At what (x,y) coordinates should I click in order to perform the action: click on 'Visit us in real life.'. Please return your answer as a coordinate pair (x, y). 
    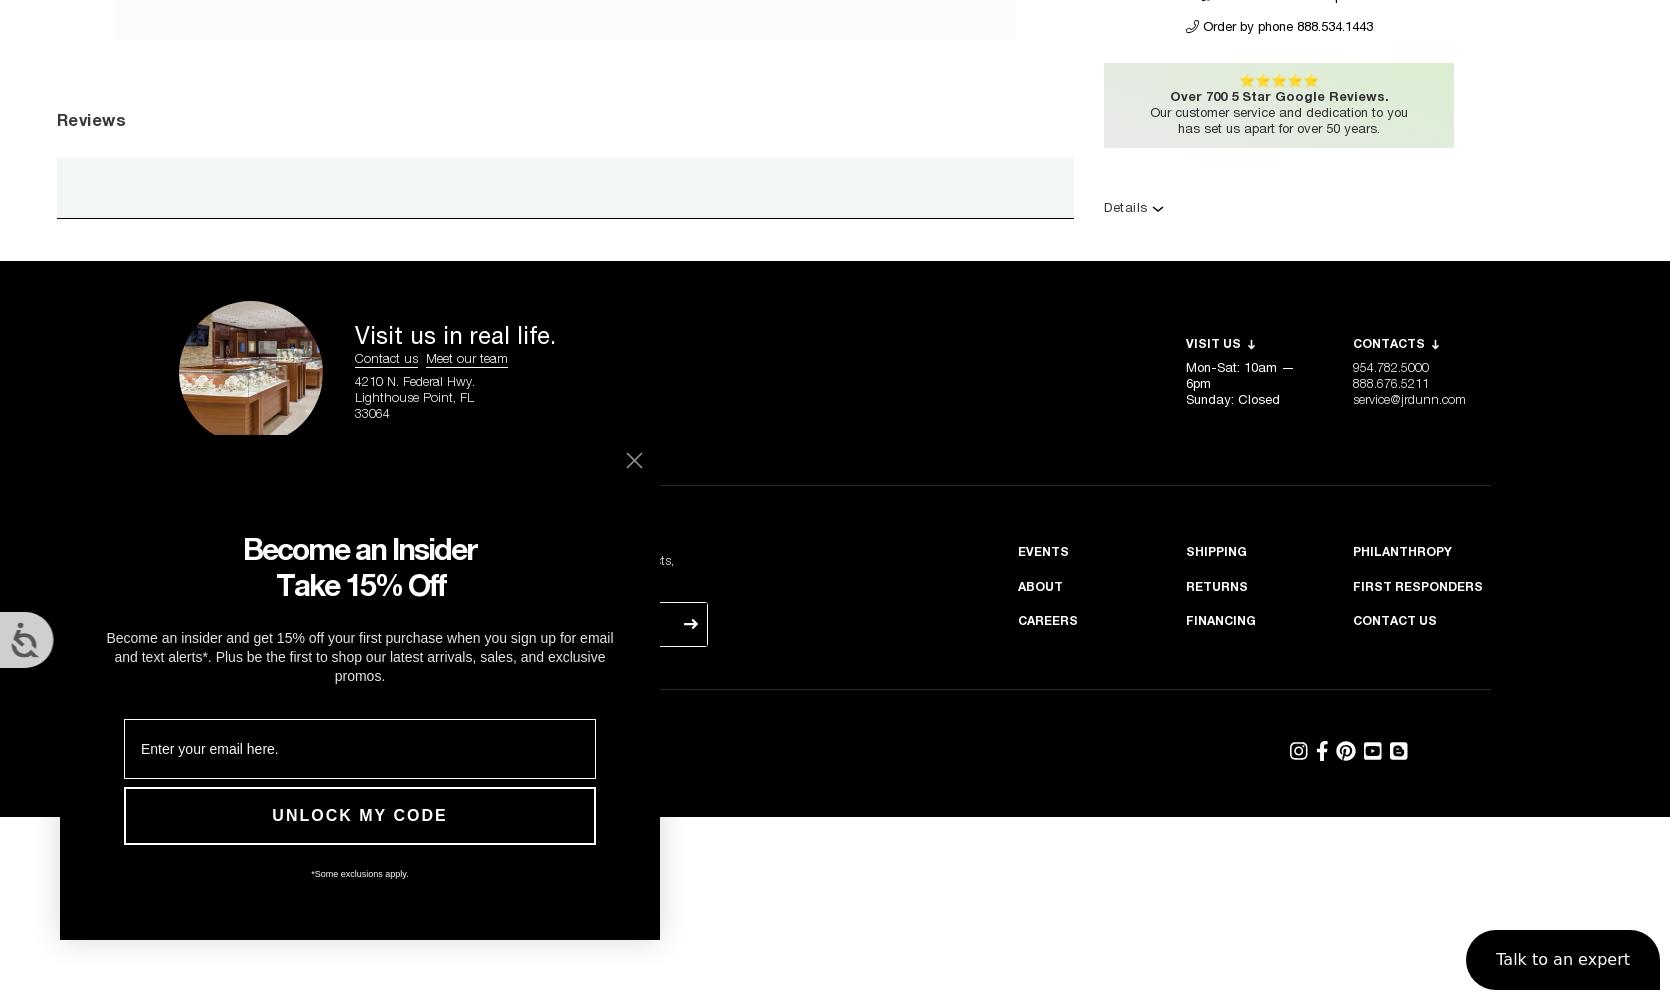
    Looking at the image, I should click on (454, 336).